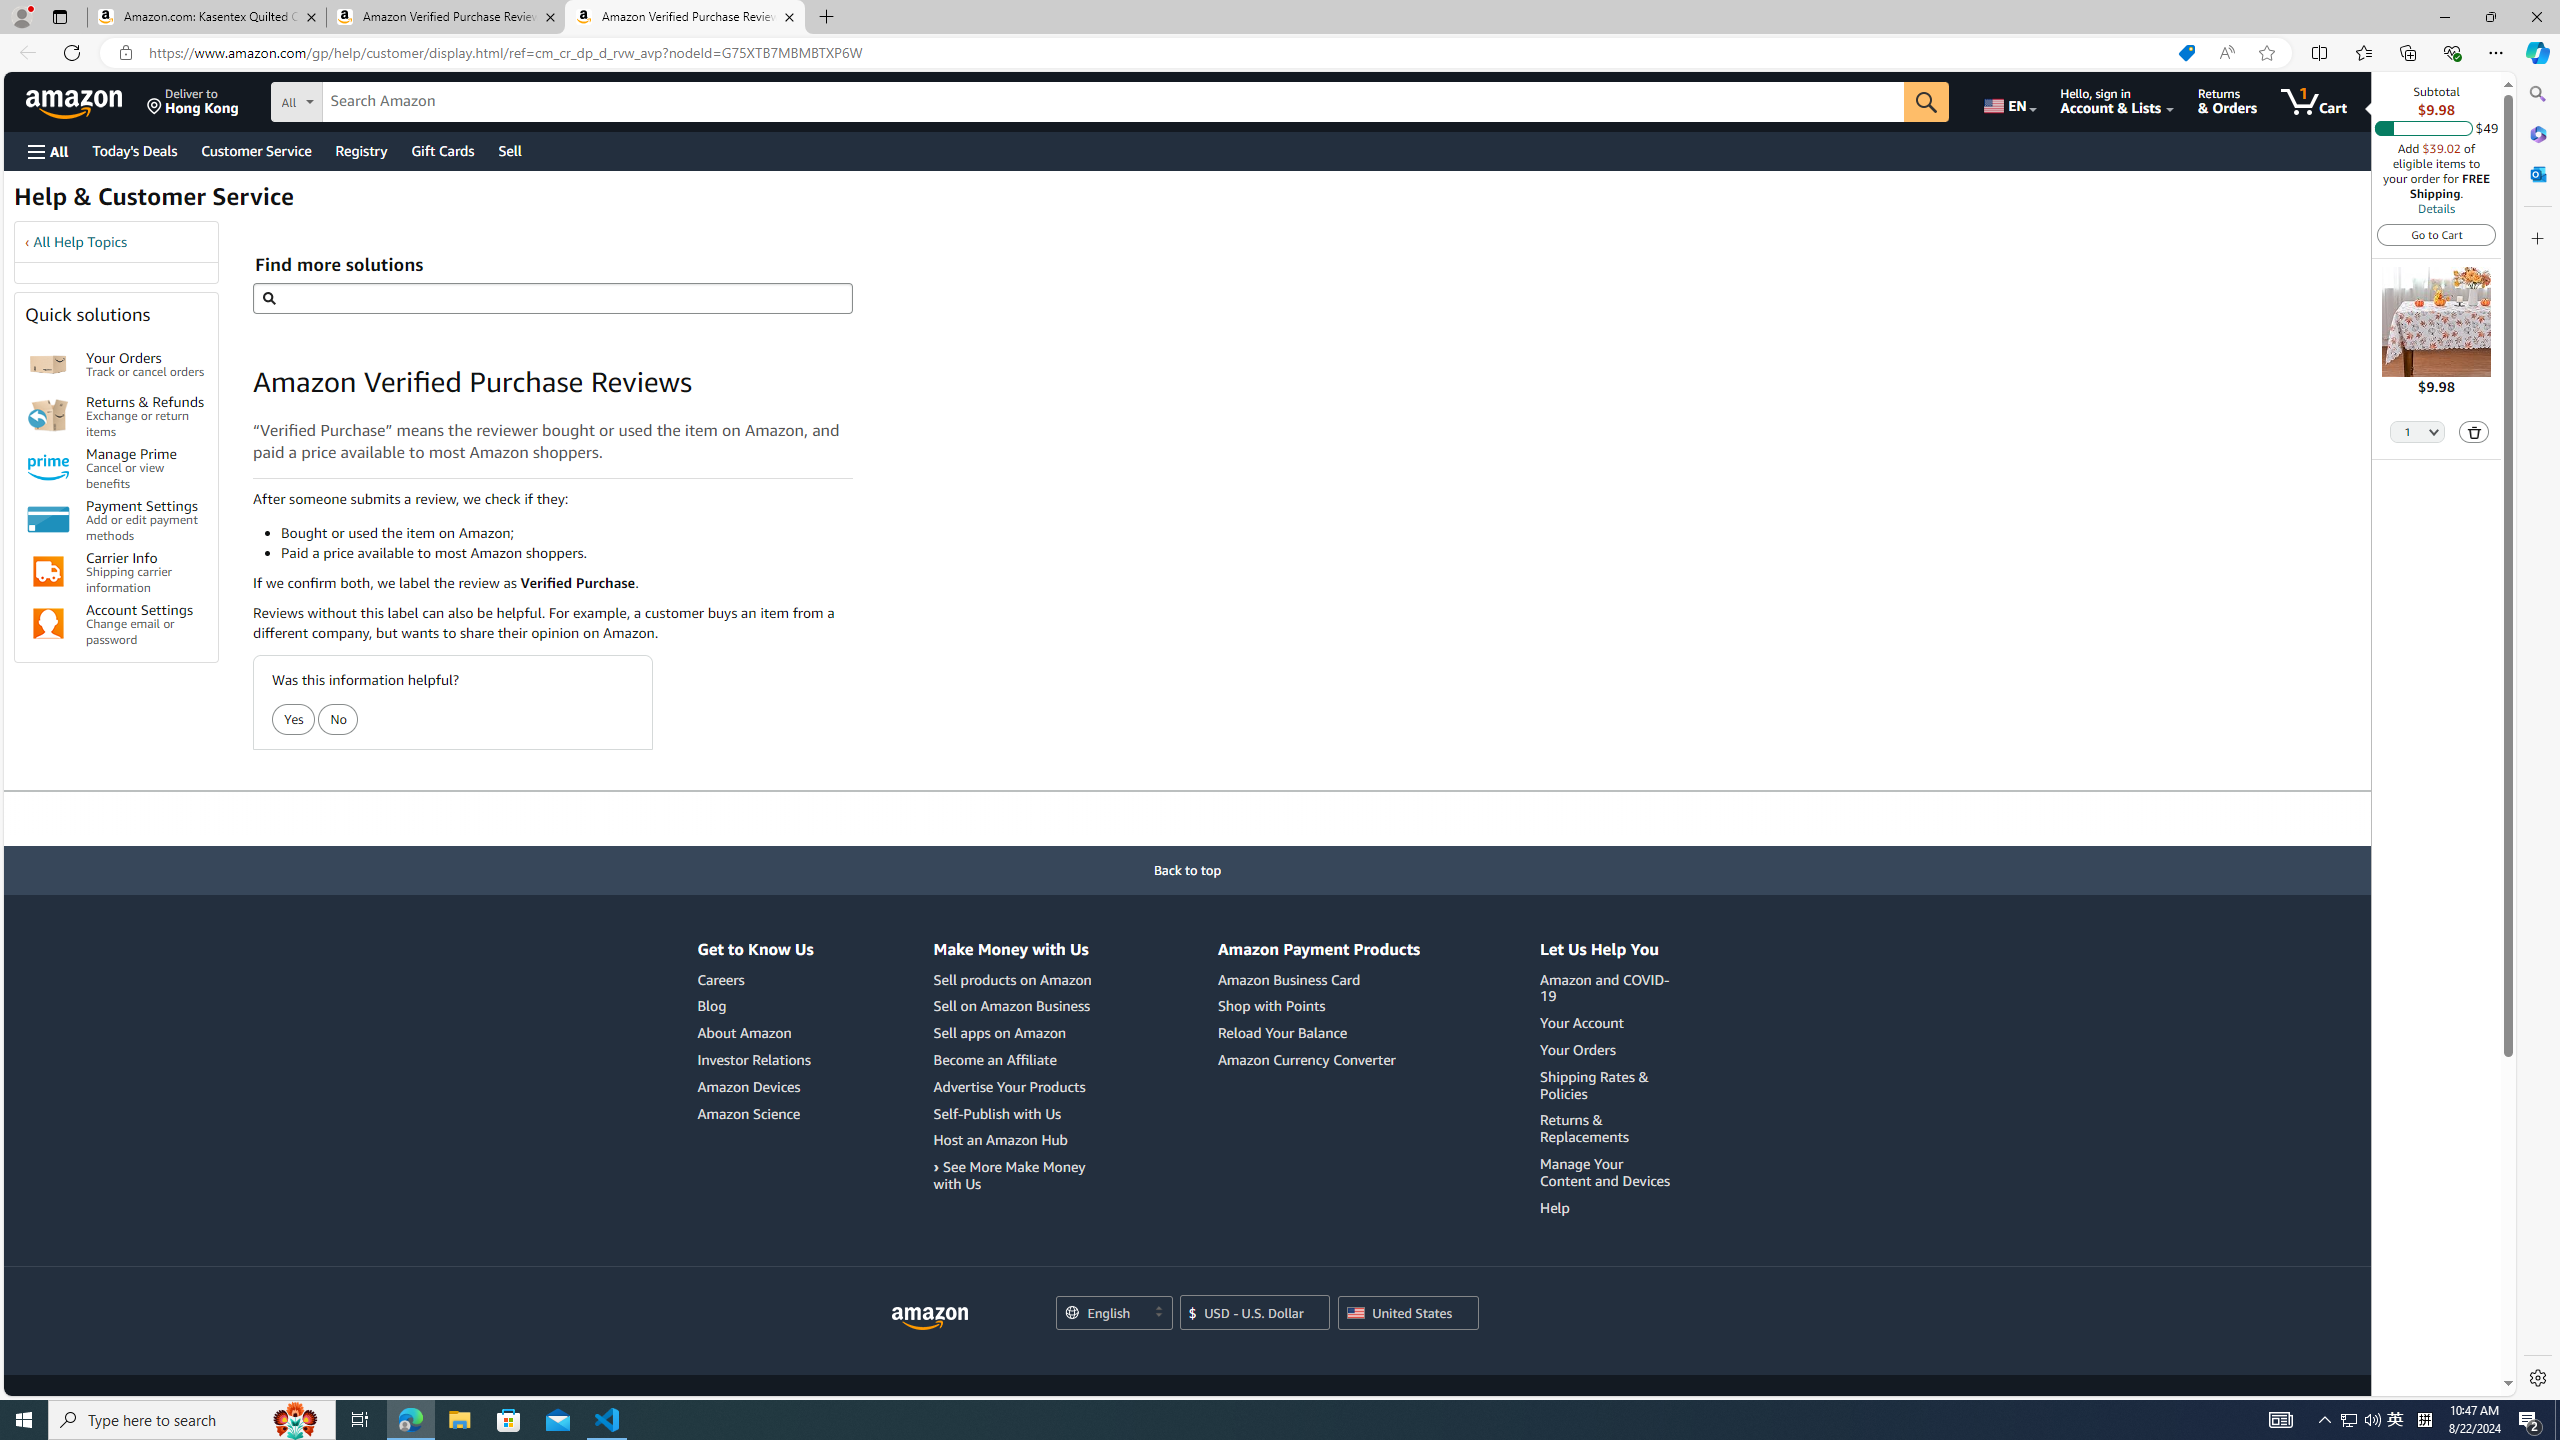 The width and height of the screenshot is (2560, 1440). What do you see at coordinates (747, 1085) in the screenshot?
I see `'Amazon Devices'` at bounding box center [747, 1085].